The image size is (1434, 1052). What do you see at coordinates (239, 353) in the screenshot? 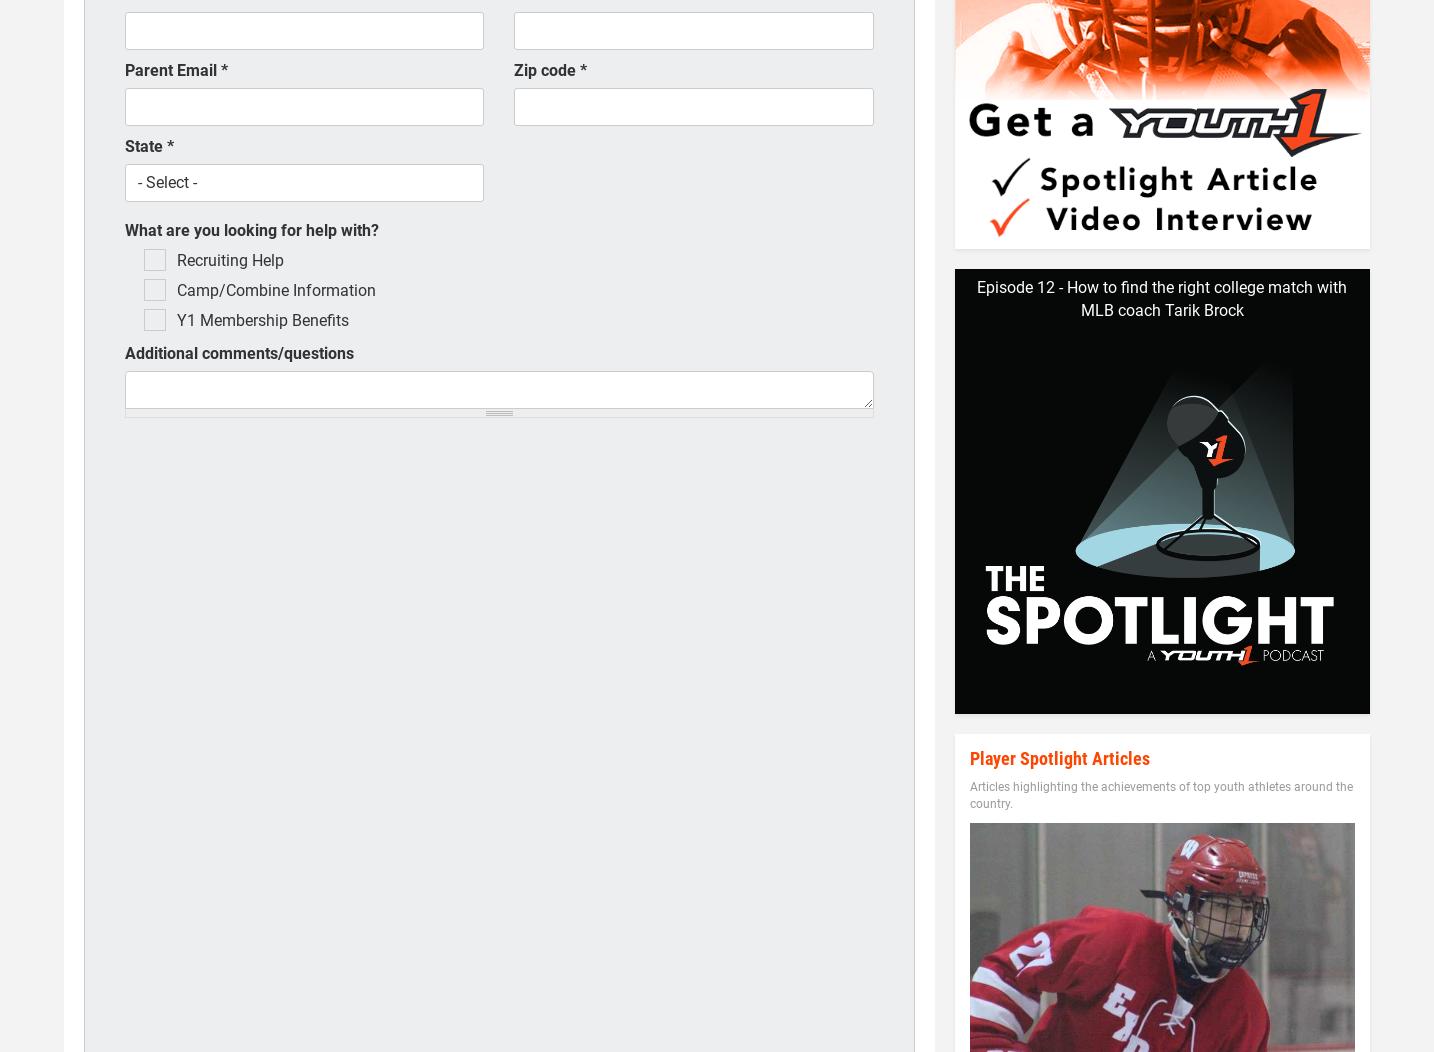
I see `'Additional comments/questions'` at bounding box center [239, 353].